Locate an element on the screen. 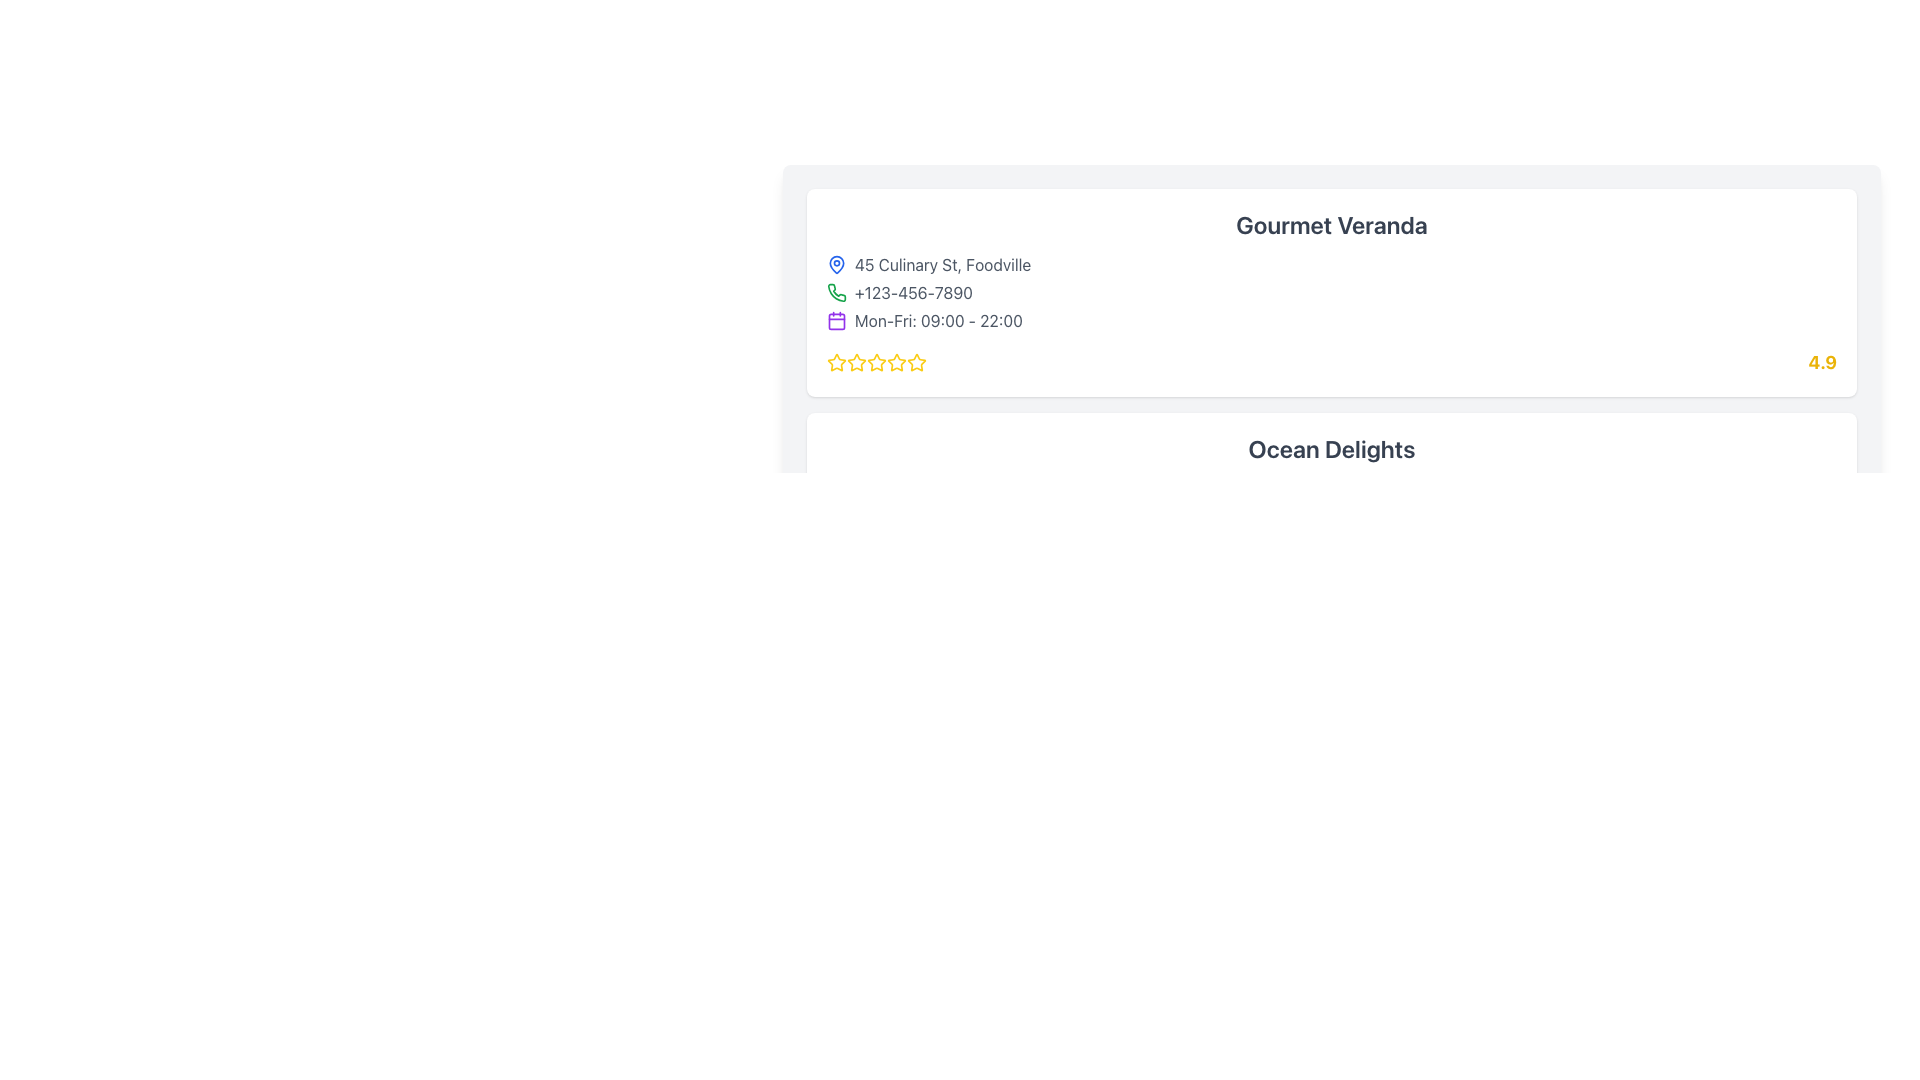  the small rectangular decorative element with rounded corners, styled in light purple, located in the lower central region of the calendar icon is located at coordinates (836, 319).